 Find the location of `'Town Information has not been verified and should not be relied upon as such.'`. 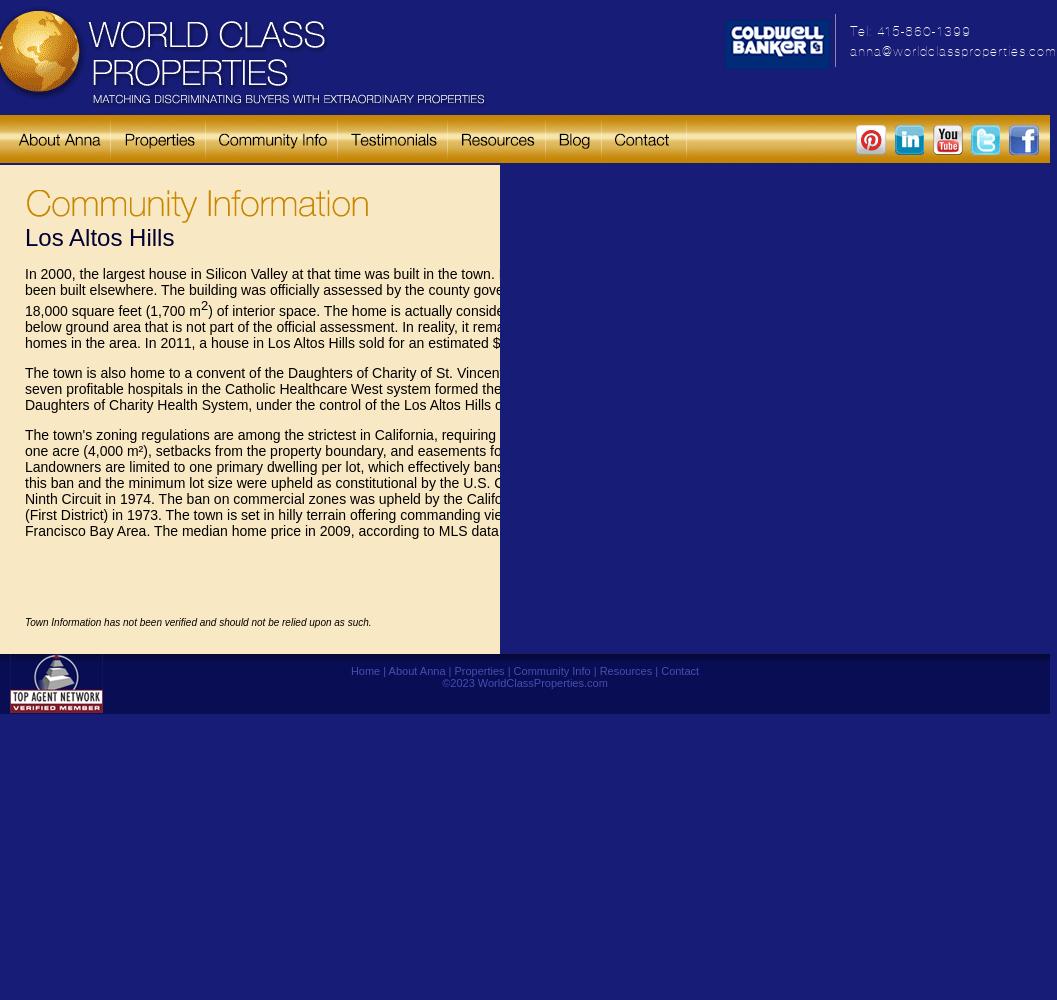

'Town Information has not been verified and should not be relied upon as such.' is located at coordinates (25, 620).